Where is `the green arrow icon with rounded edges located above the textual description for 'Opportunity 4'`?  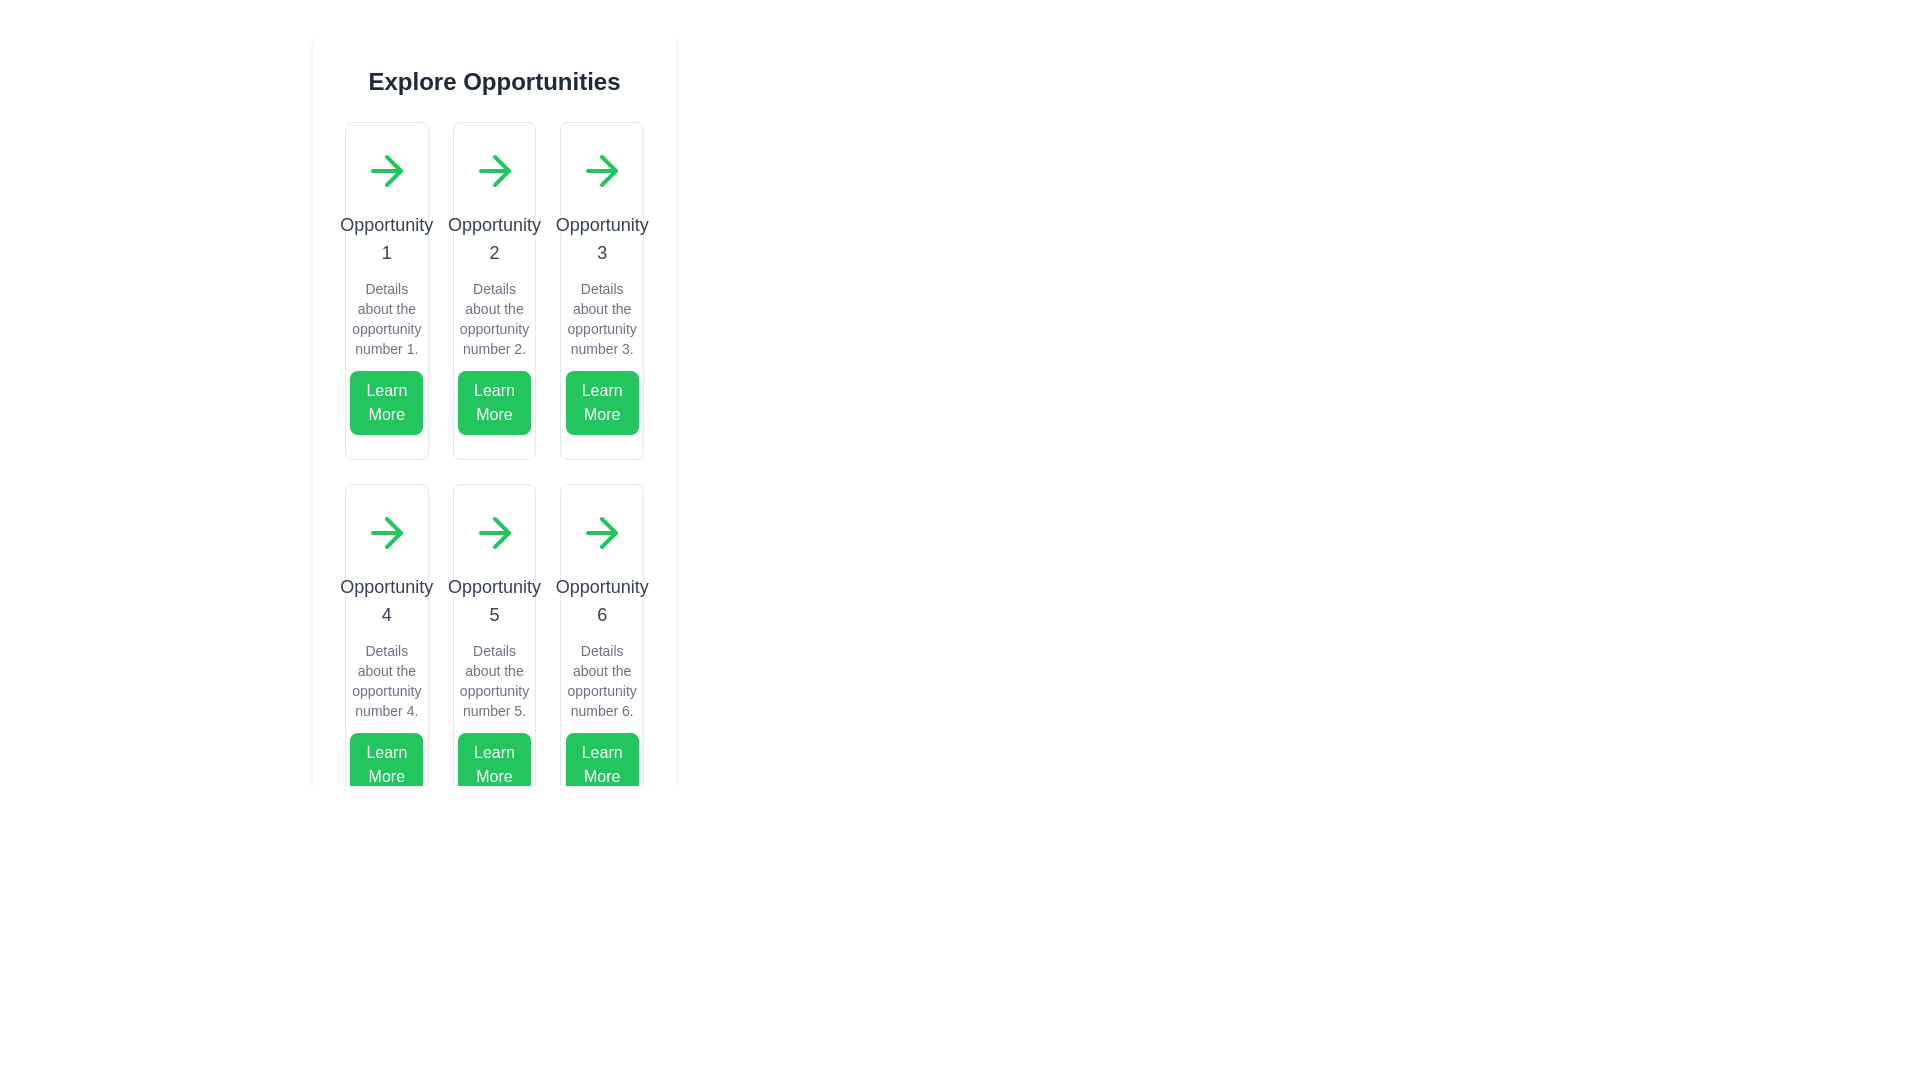
the green arrow icon with rounded edges located above the textual description for 'Opportunity 4' is located at coordinates (386, 531).